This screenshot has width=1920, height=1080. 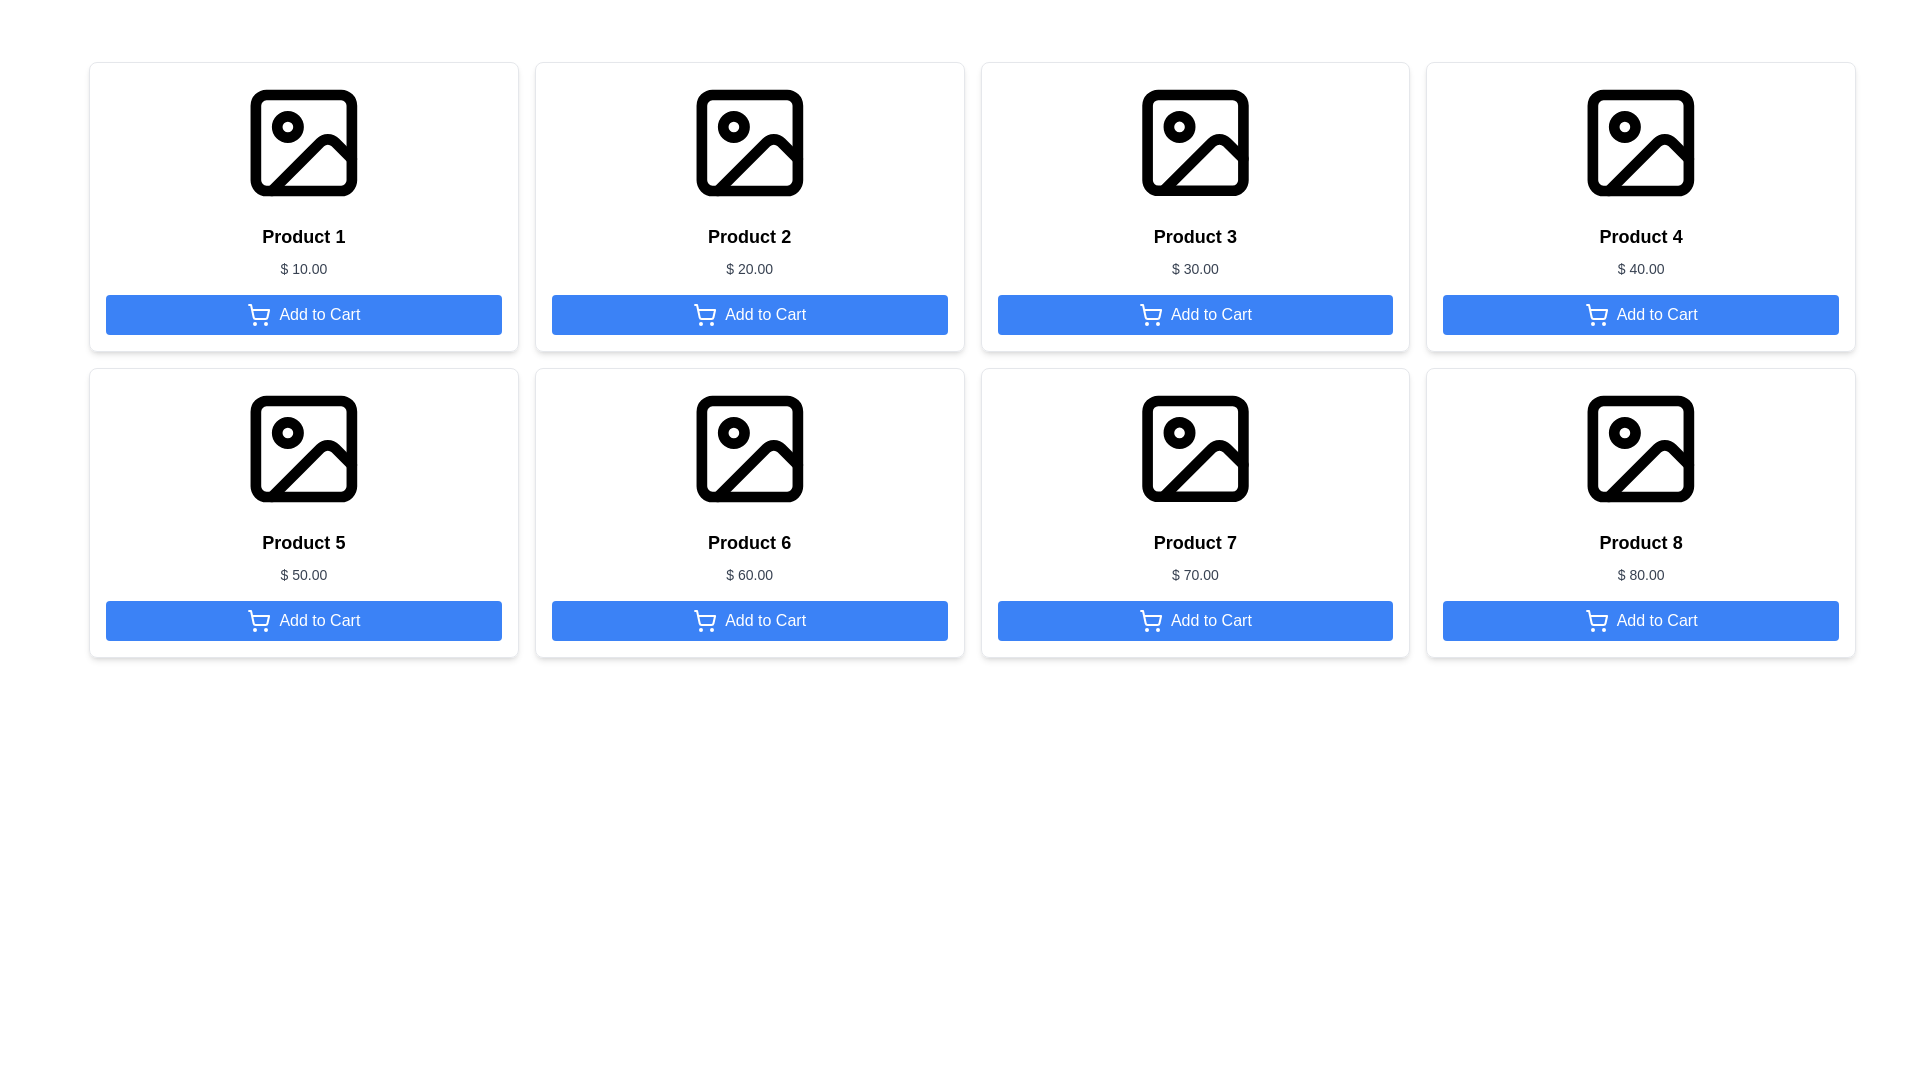 I want to click on the 'Product 4' card located in the top-right of the grid layout to activate hover effects, so click(x=1641, y=207).